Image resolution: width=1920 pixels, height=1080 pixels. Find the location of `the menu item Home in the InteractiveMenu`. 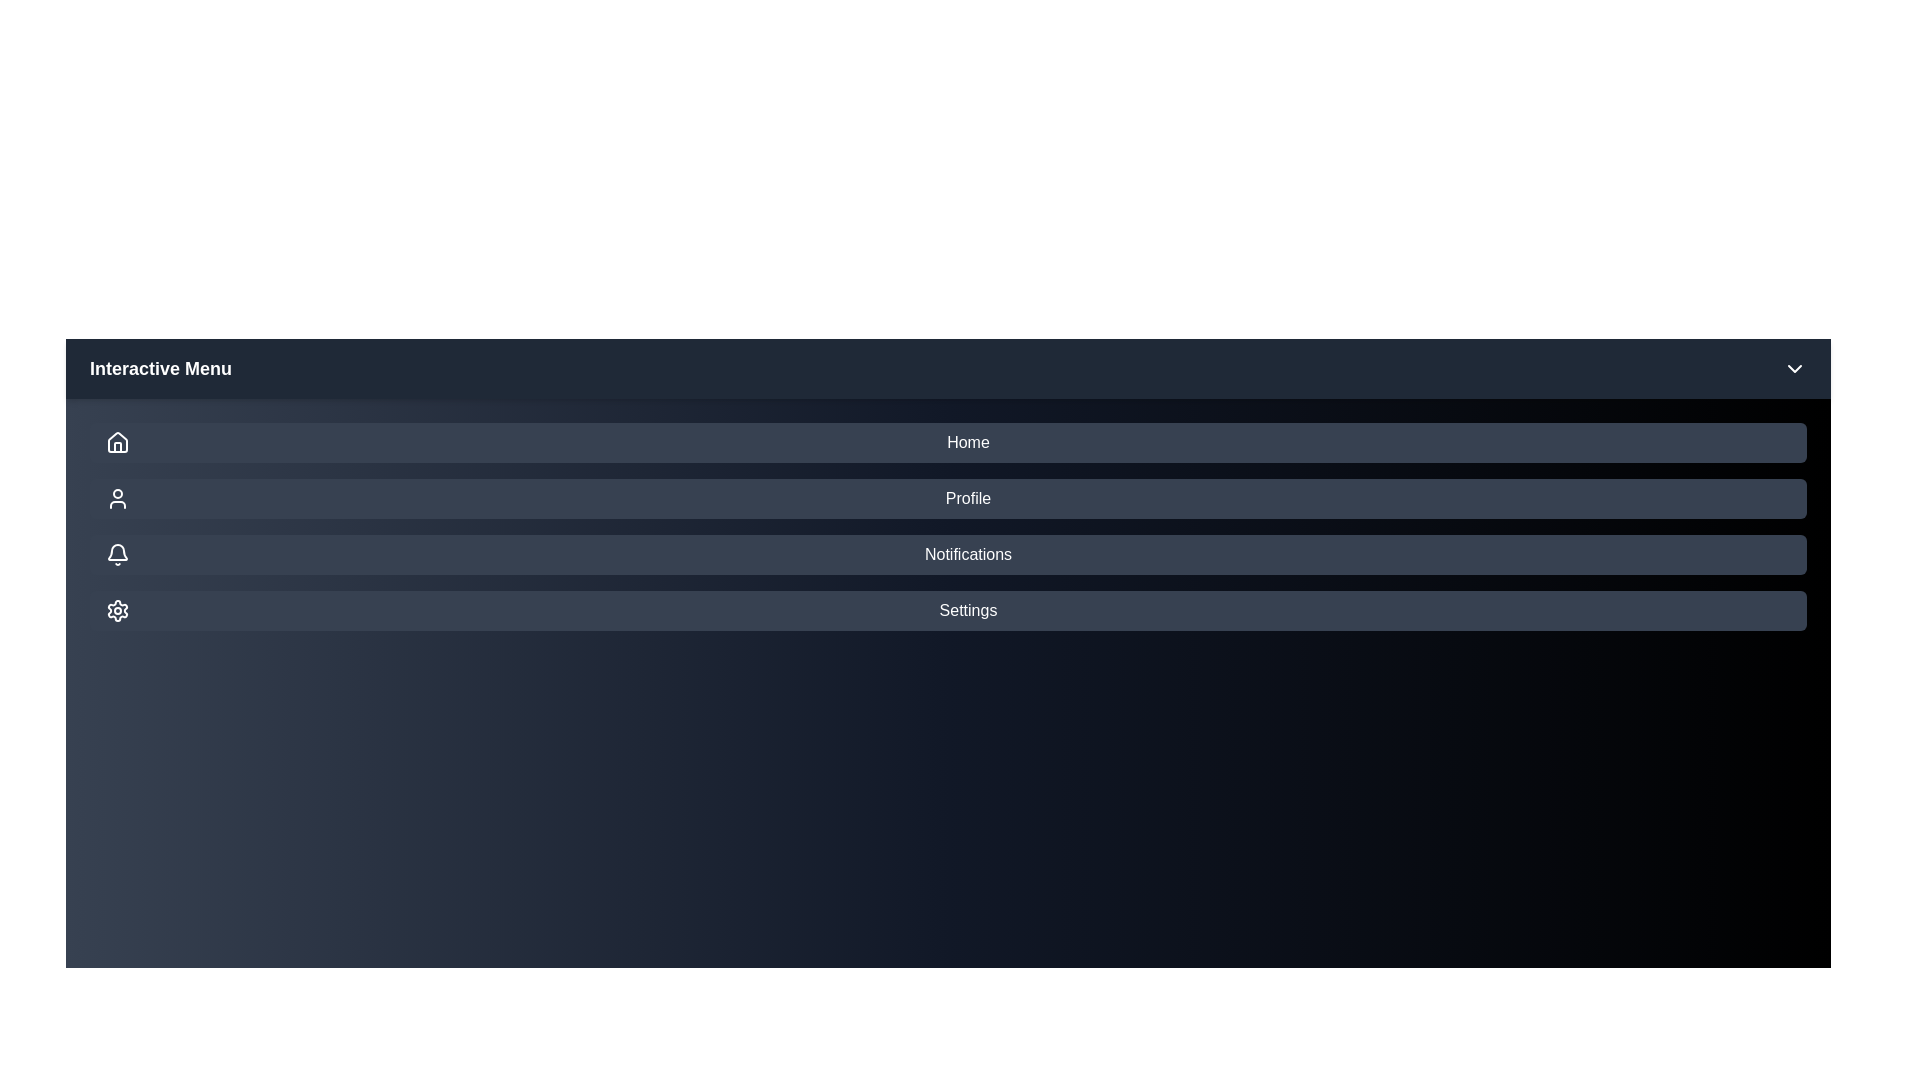

the menu item Home in the InteractiveMenu is located at coordinates (947, 442).